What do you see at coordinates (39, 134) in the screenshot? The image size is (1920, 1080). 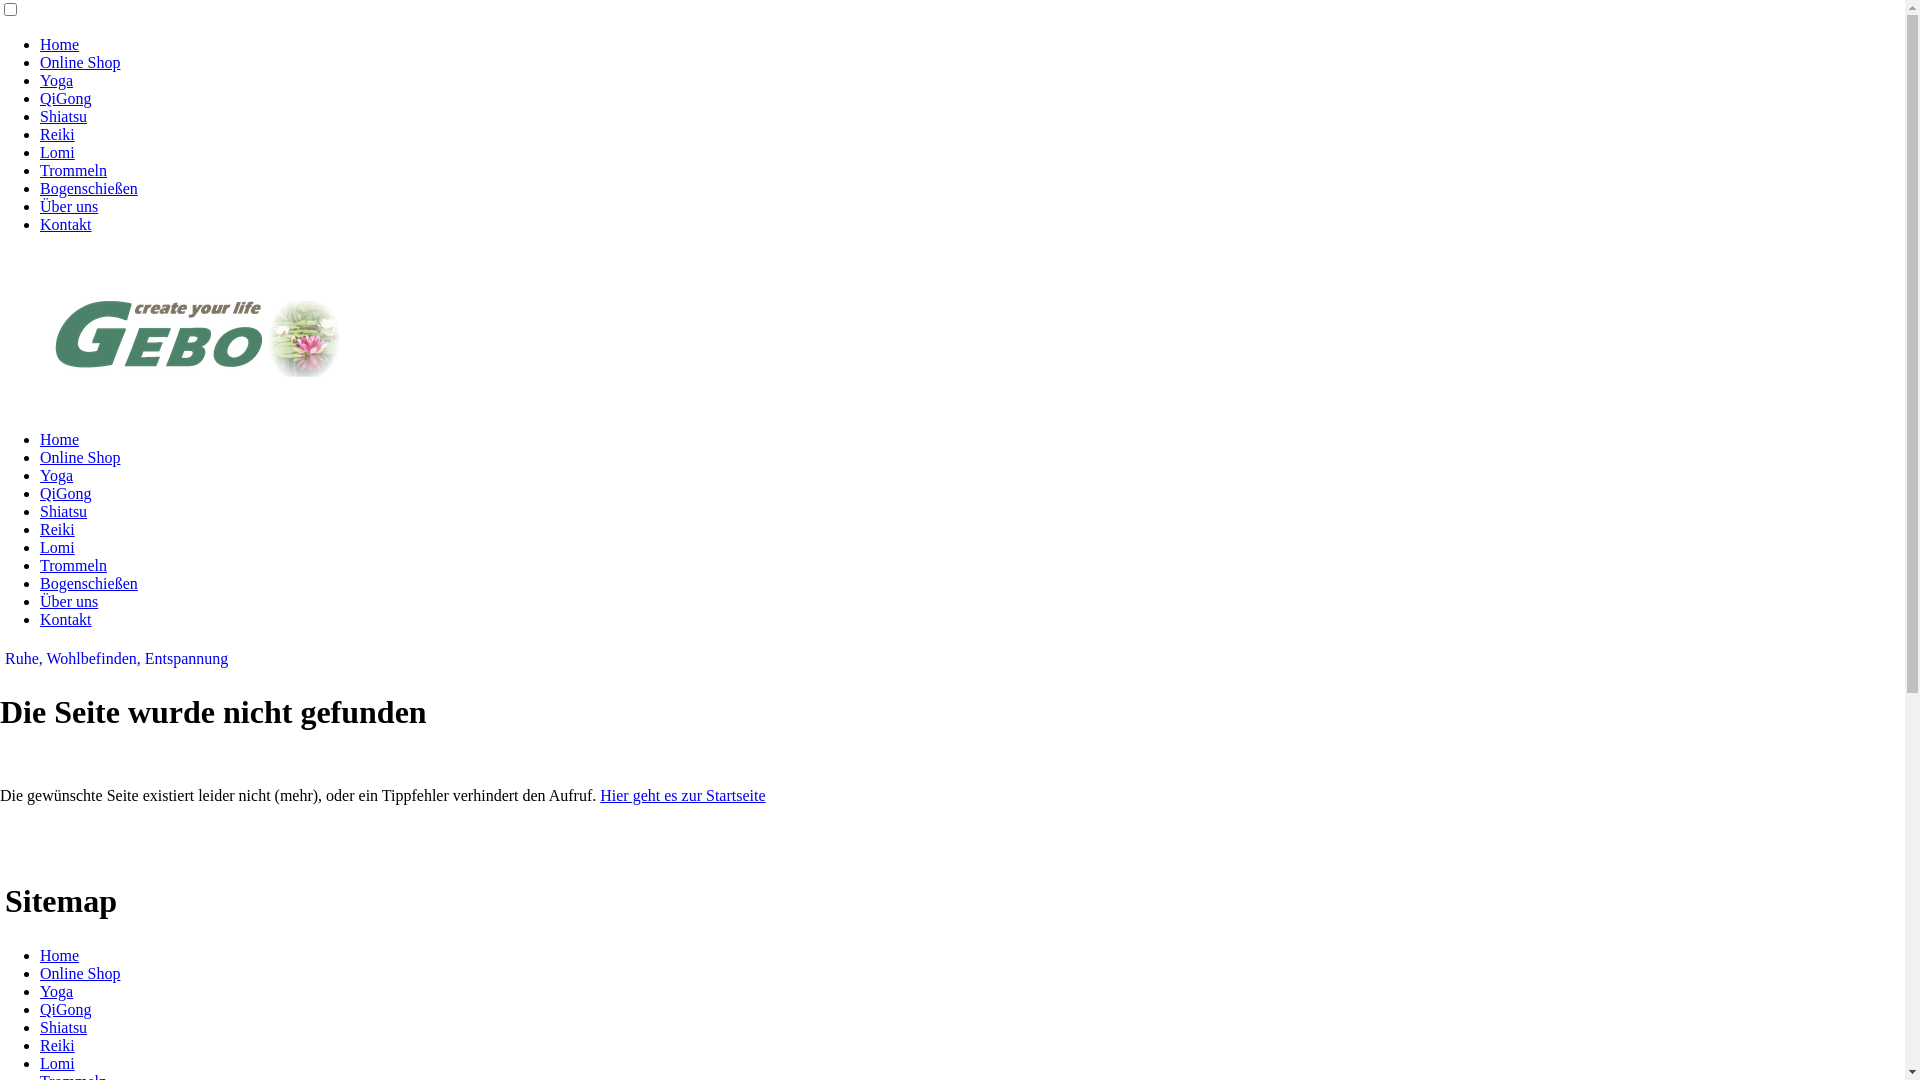 I see `'Reiki'` at bounding box center [39, 134].